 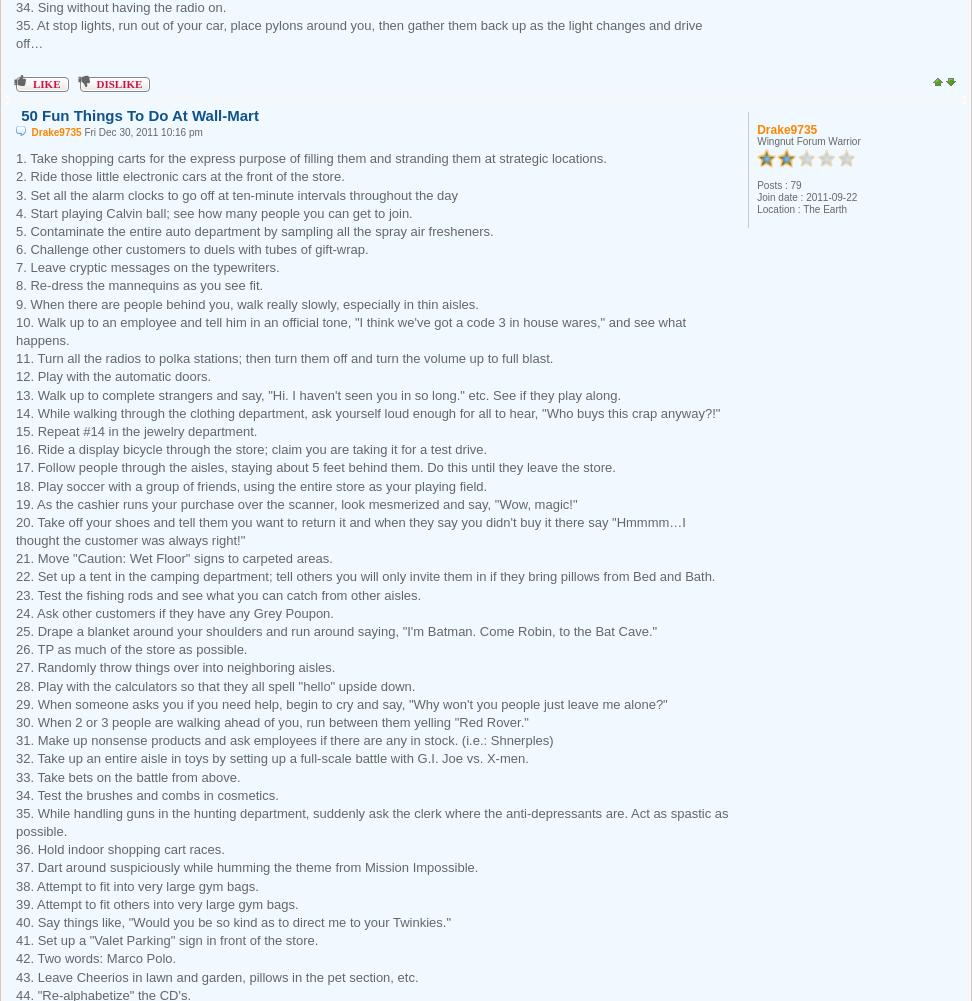 I want to click on '36. Hold indoor shopping cart races.', so click(x=16, y=848).